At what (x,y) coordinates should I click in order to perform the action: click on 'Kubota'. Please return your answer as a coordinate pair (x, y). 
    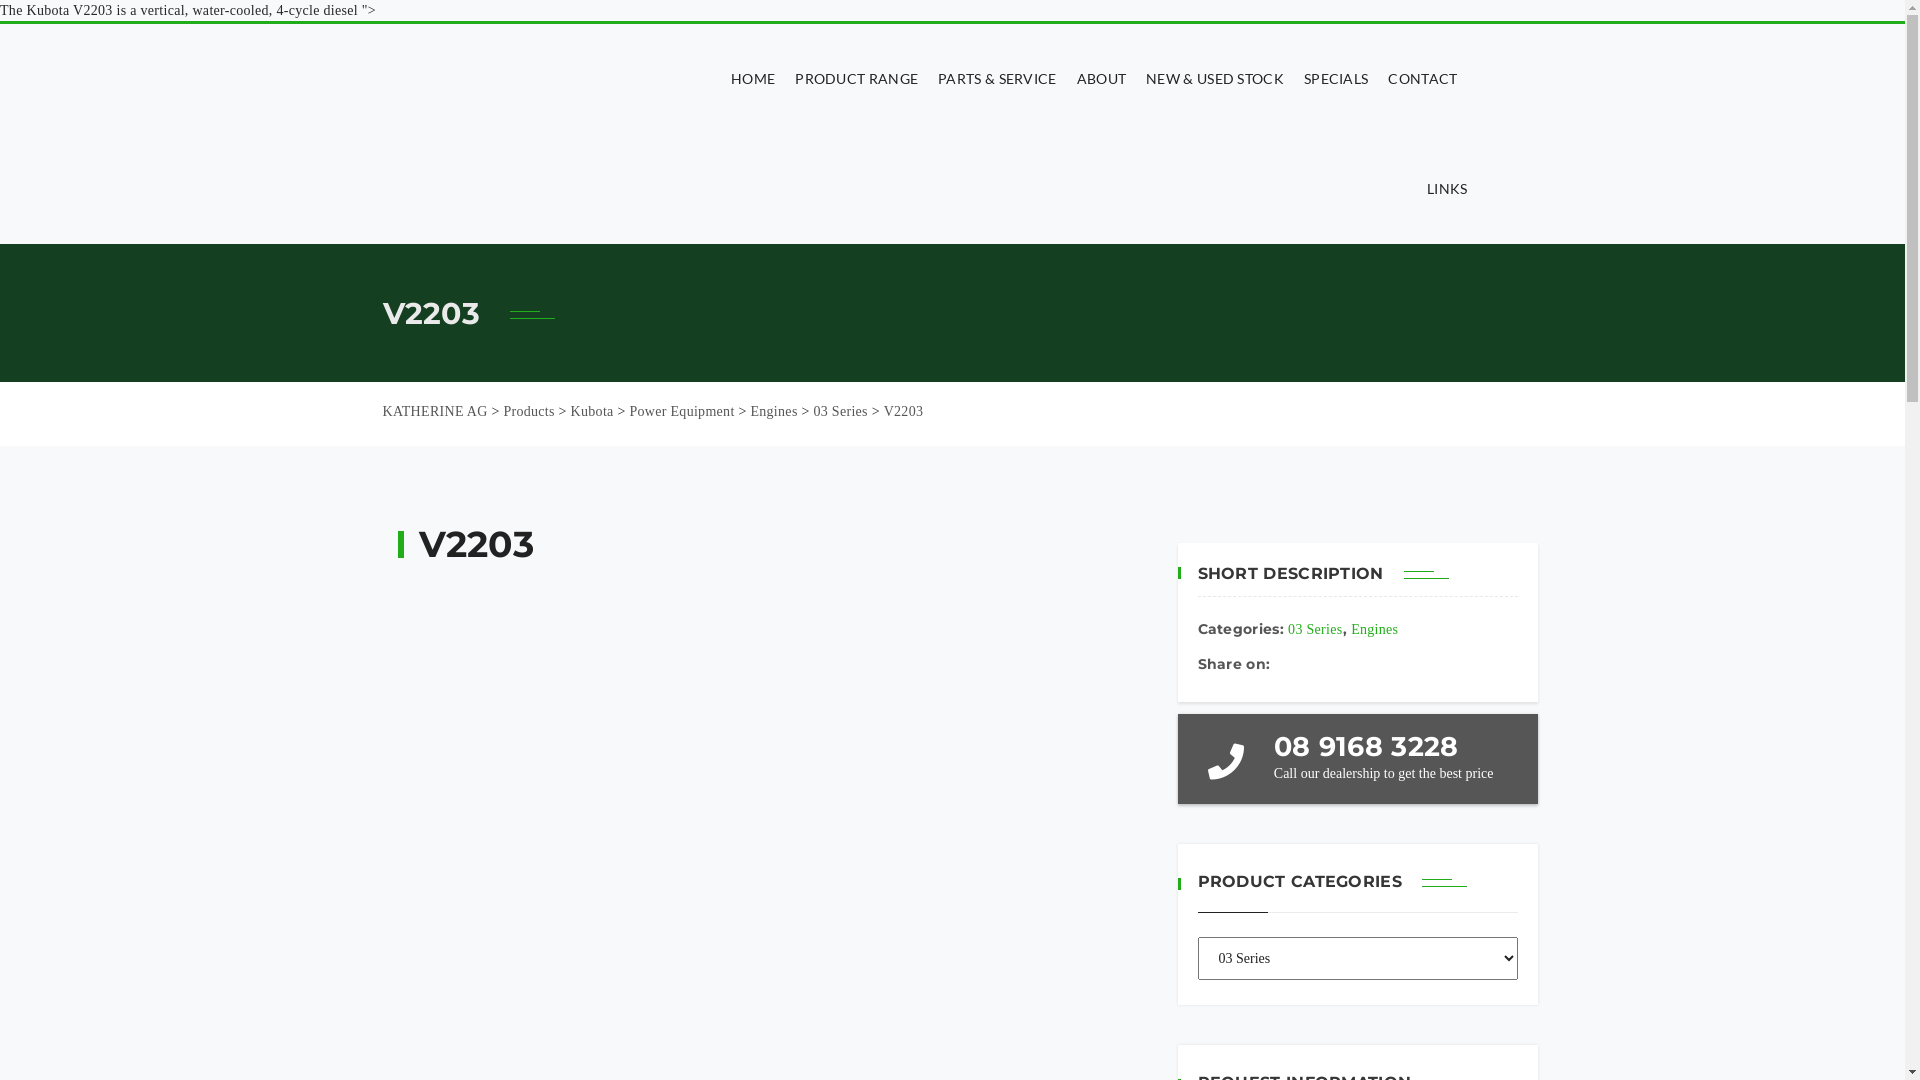
    Looking at the image, I should click on (591, 410).